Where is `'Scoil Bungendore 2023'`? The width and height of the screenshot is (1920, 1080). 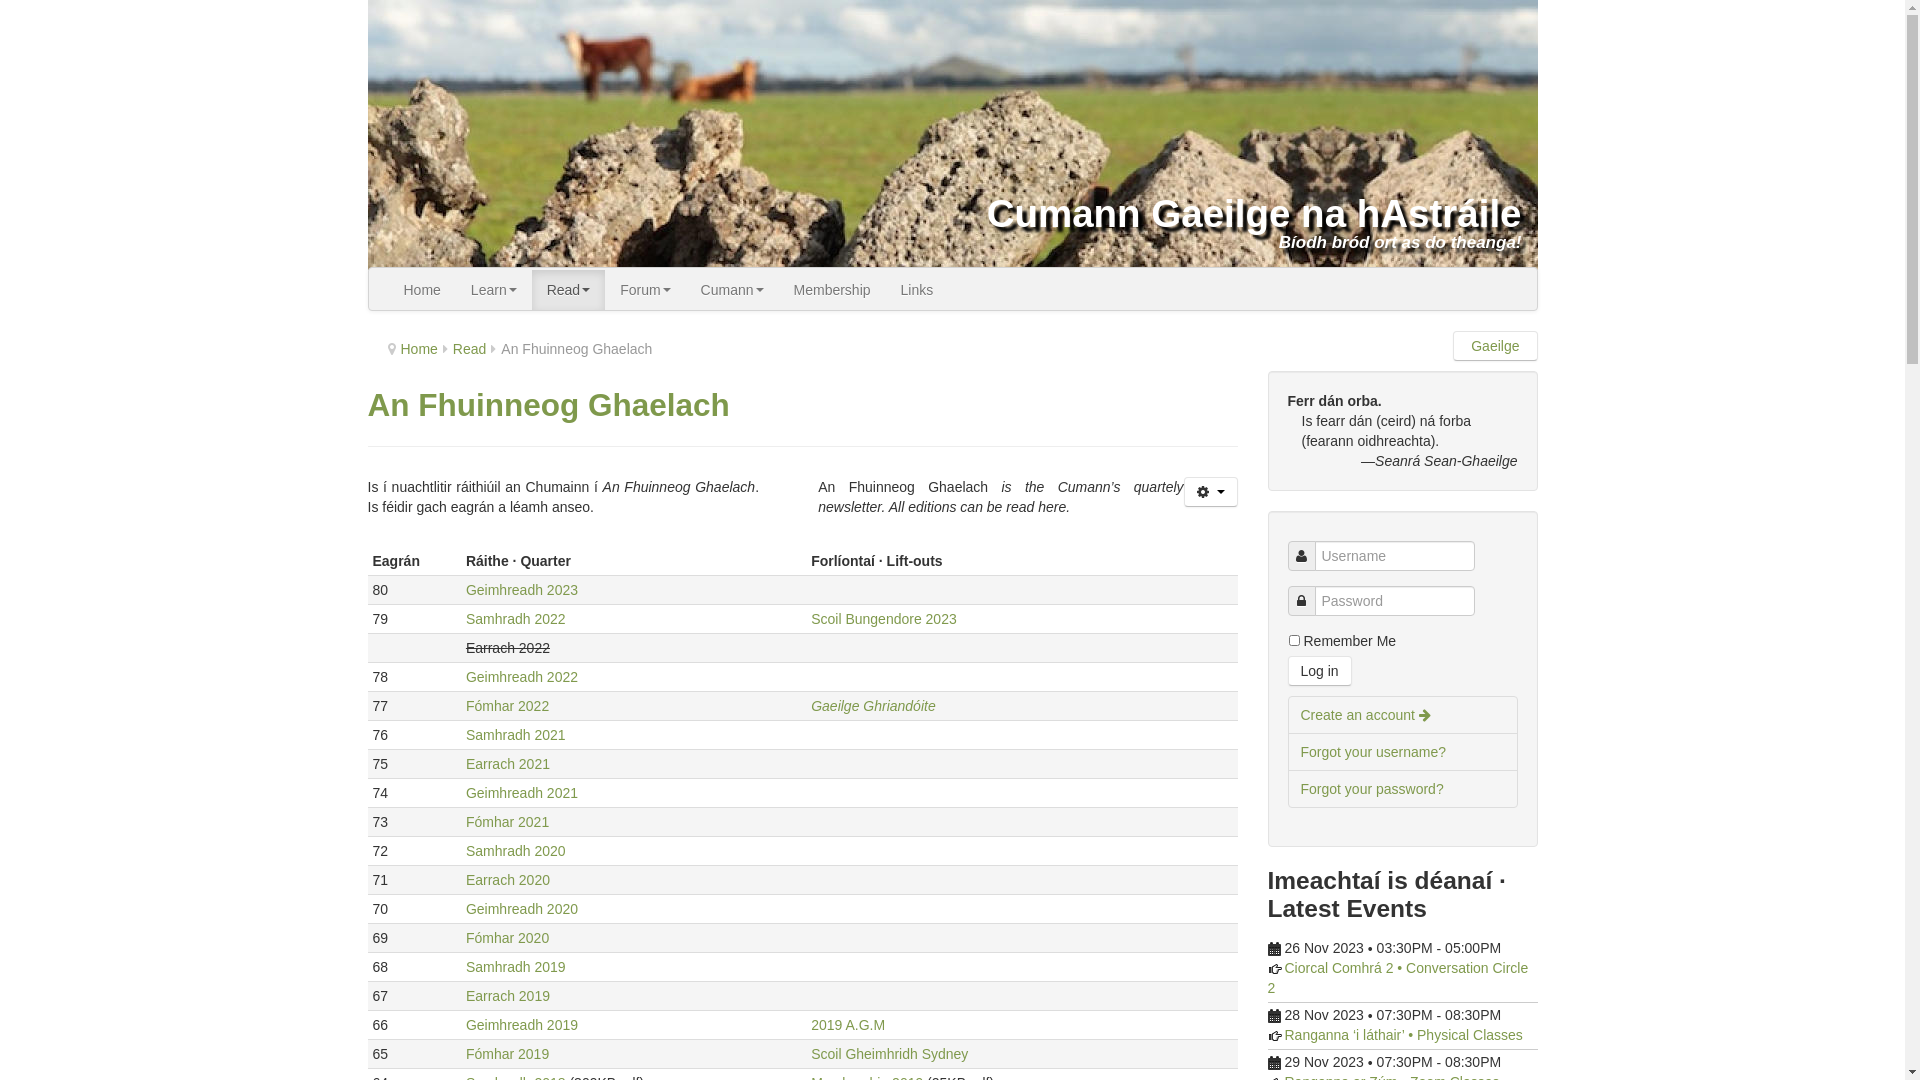
'Scoil Bungendore 2023' is located at coordinates (882, 617).